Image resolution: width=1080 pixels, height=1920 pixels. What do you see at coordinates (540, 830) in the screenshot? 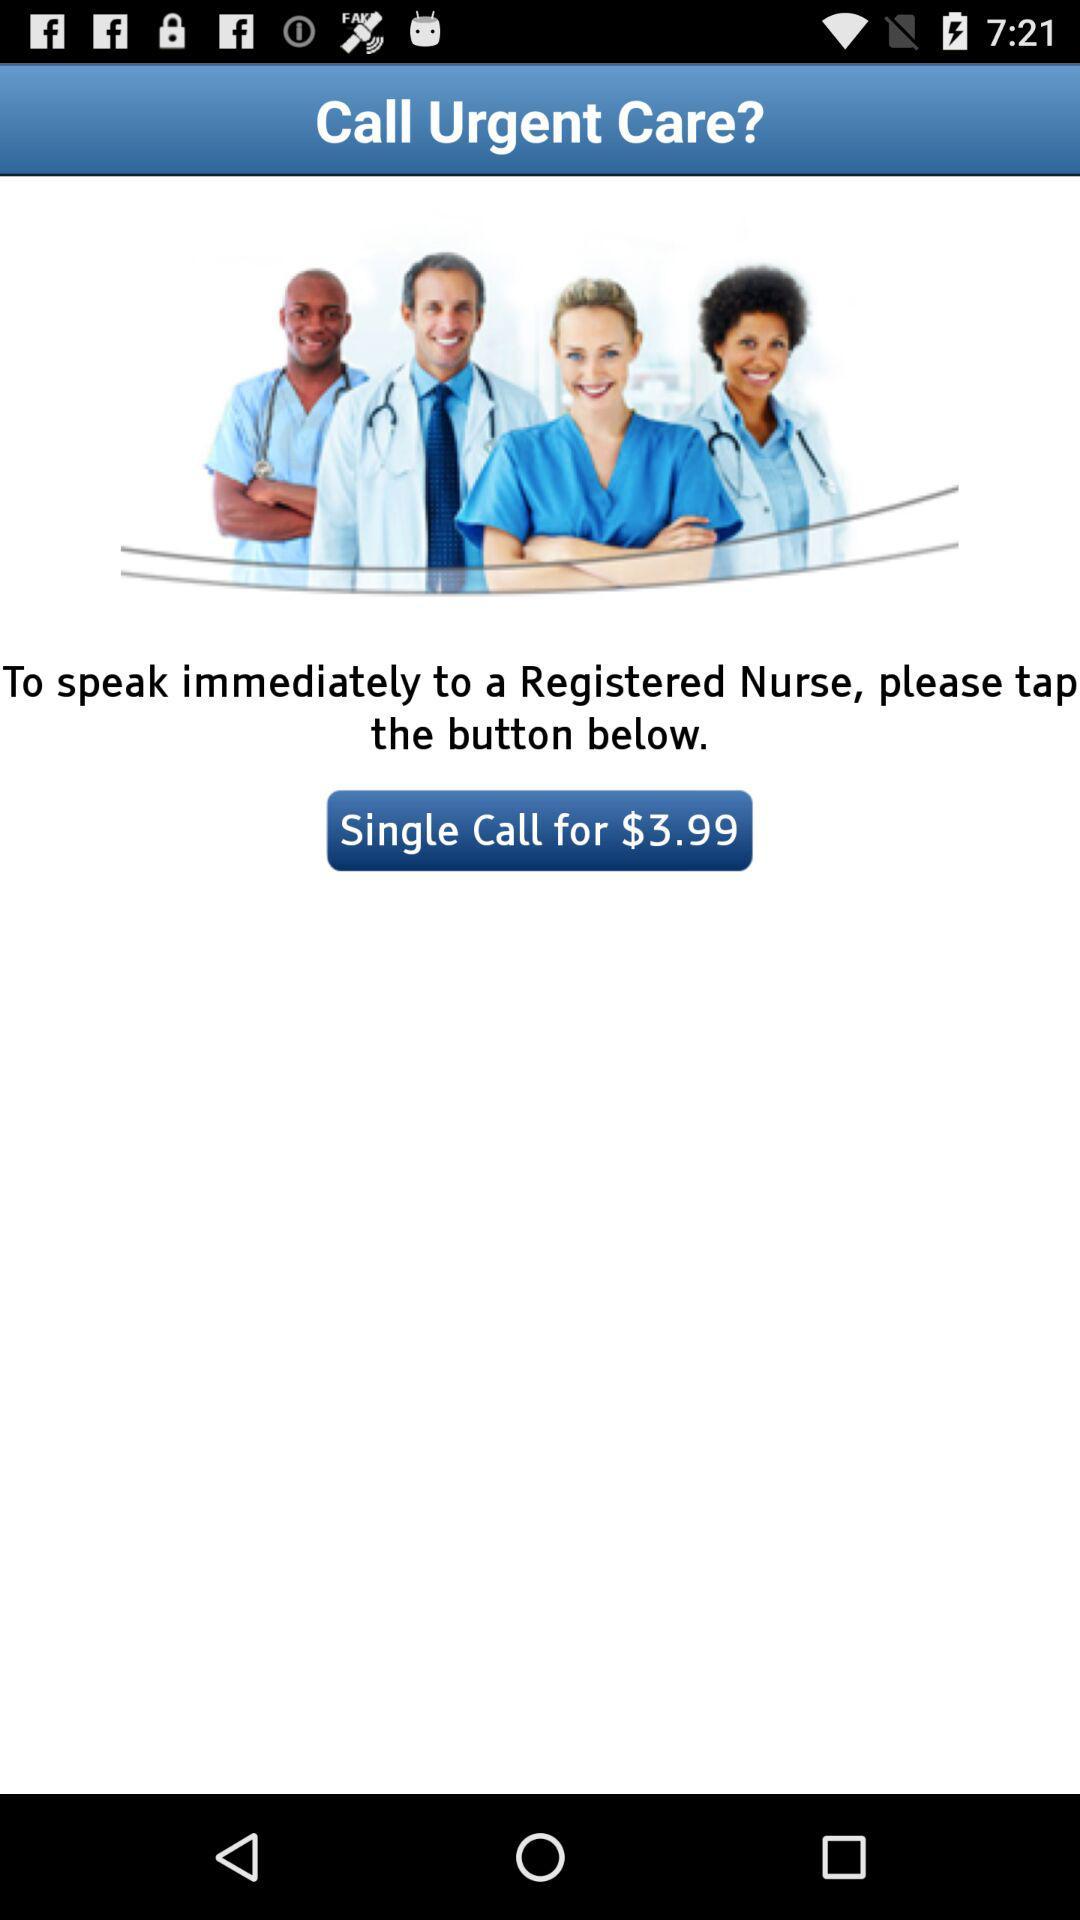
I see `icon below to speak immediately` at bounding box center [540, 830].